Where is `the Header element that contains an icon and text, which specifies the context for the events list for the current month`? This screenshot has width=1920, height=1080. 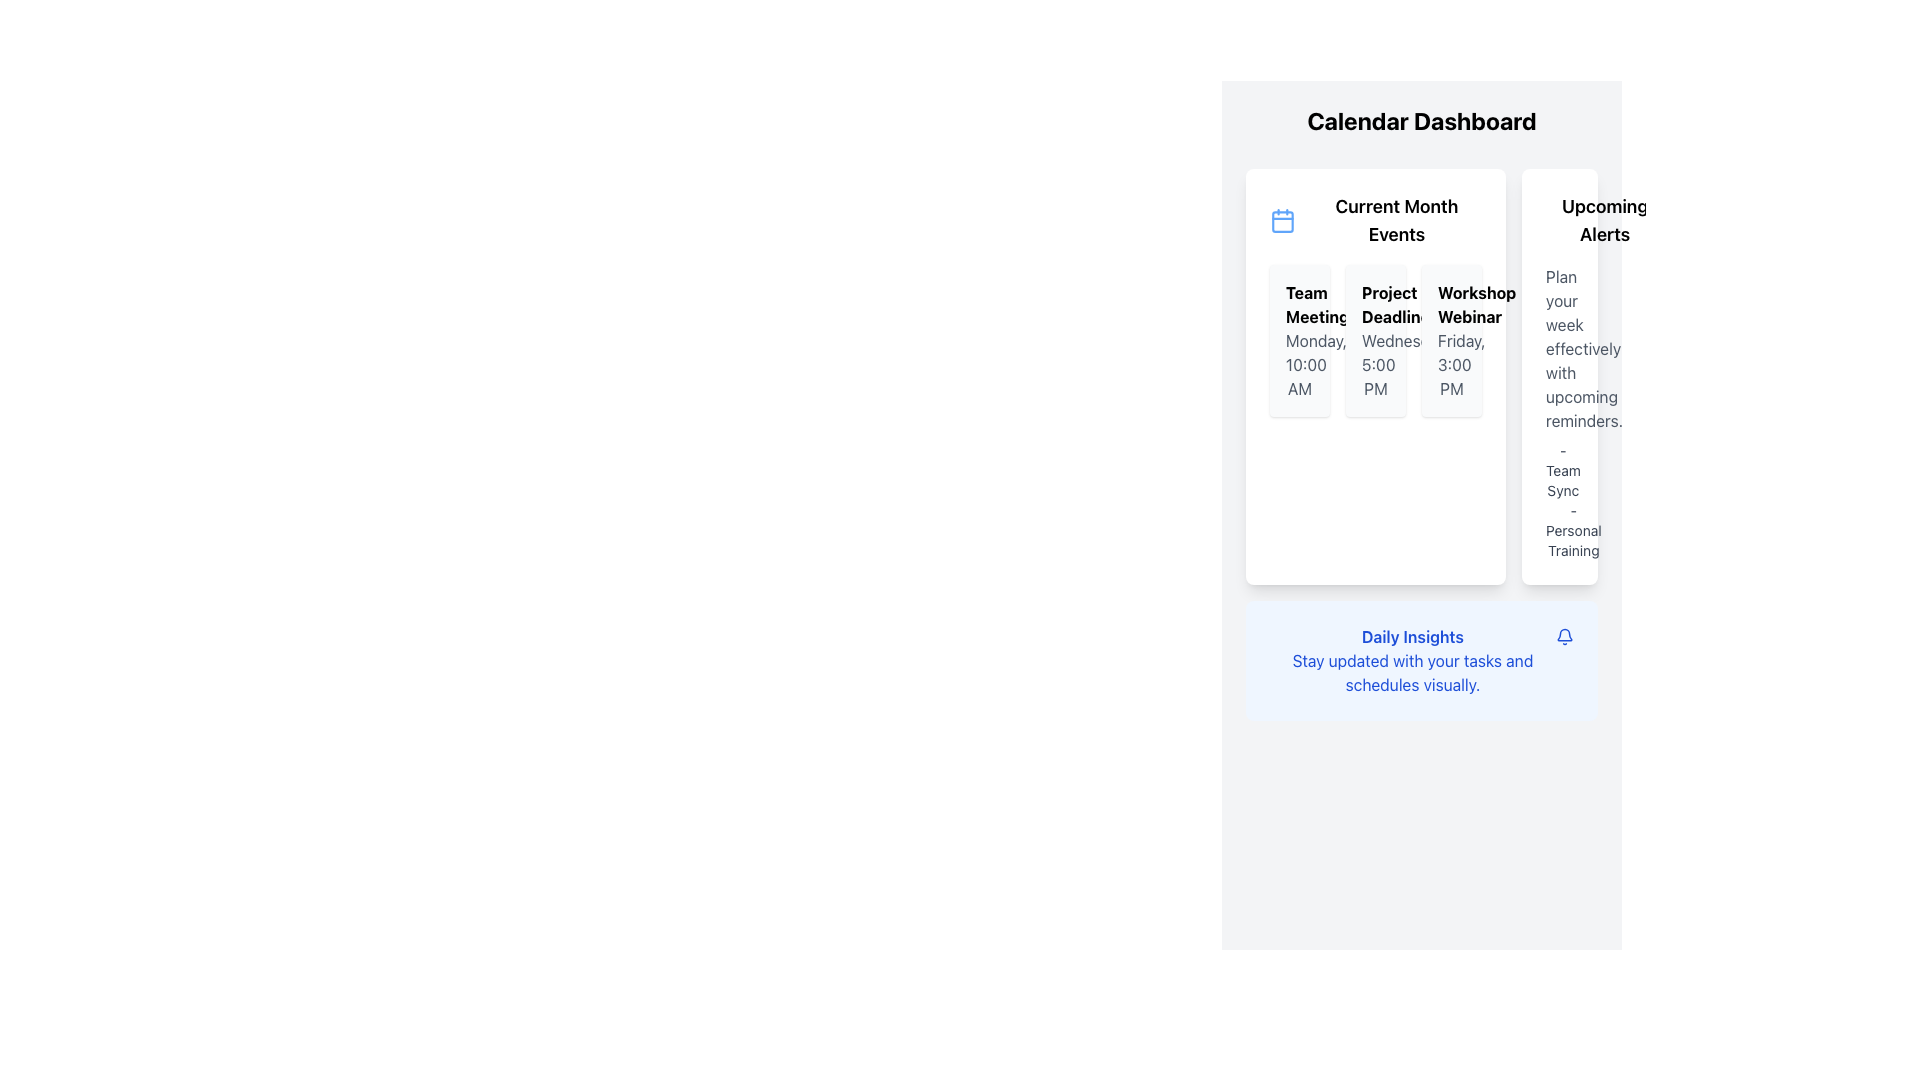
the Header element that contains an icon and text, which specifies the context for the events list for the current month is located at coordinates (1375, 220).